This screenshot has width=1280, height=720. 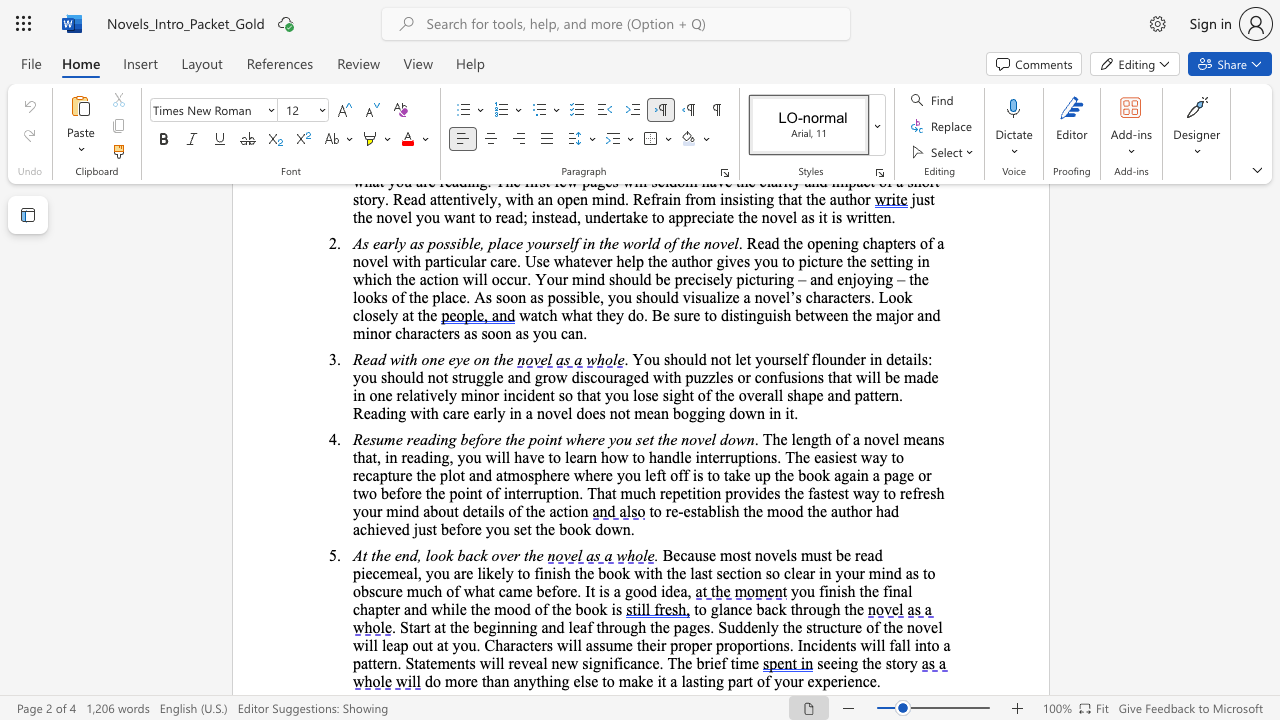 What do you see at coordinates (429, 555) in the screenshot?
I see `the subset text "ook back ov" within the text "At the end, look back over the"` at bounding box center [429, 555].